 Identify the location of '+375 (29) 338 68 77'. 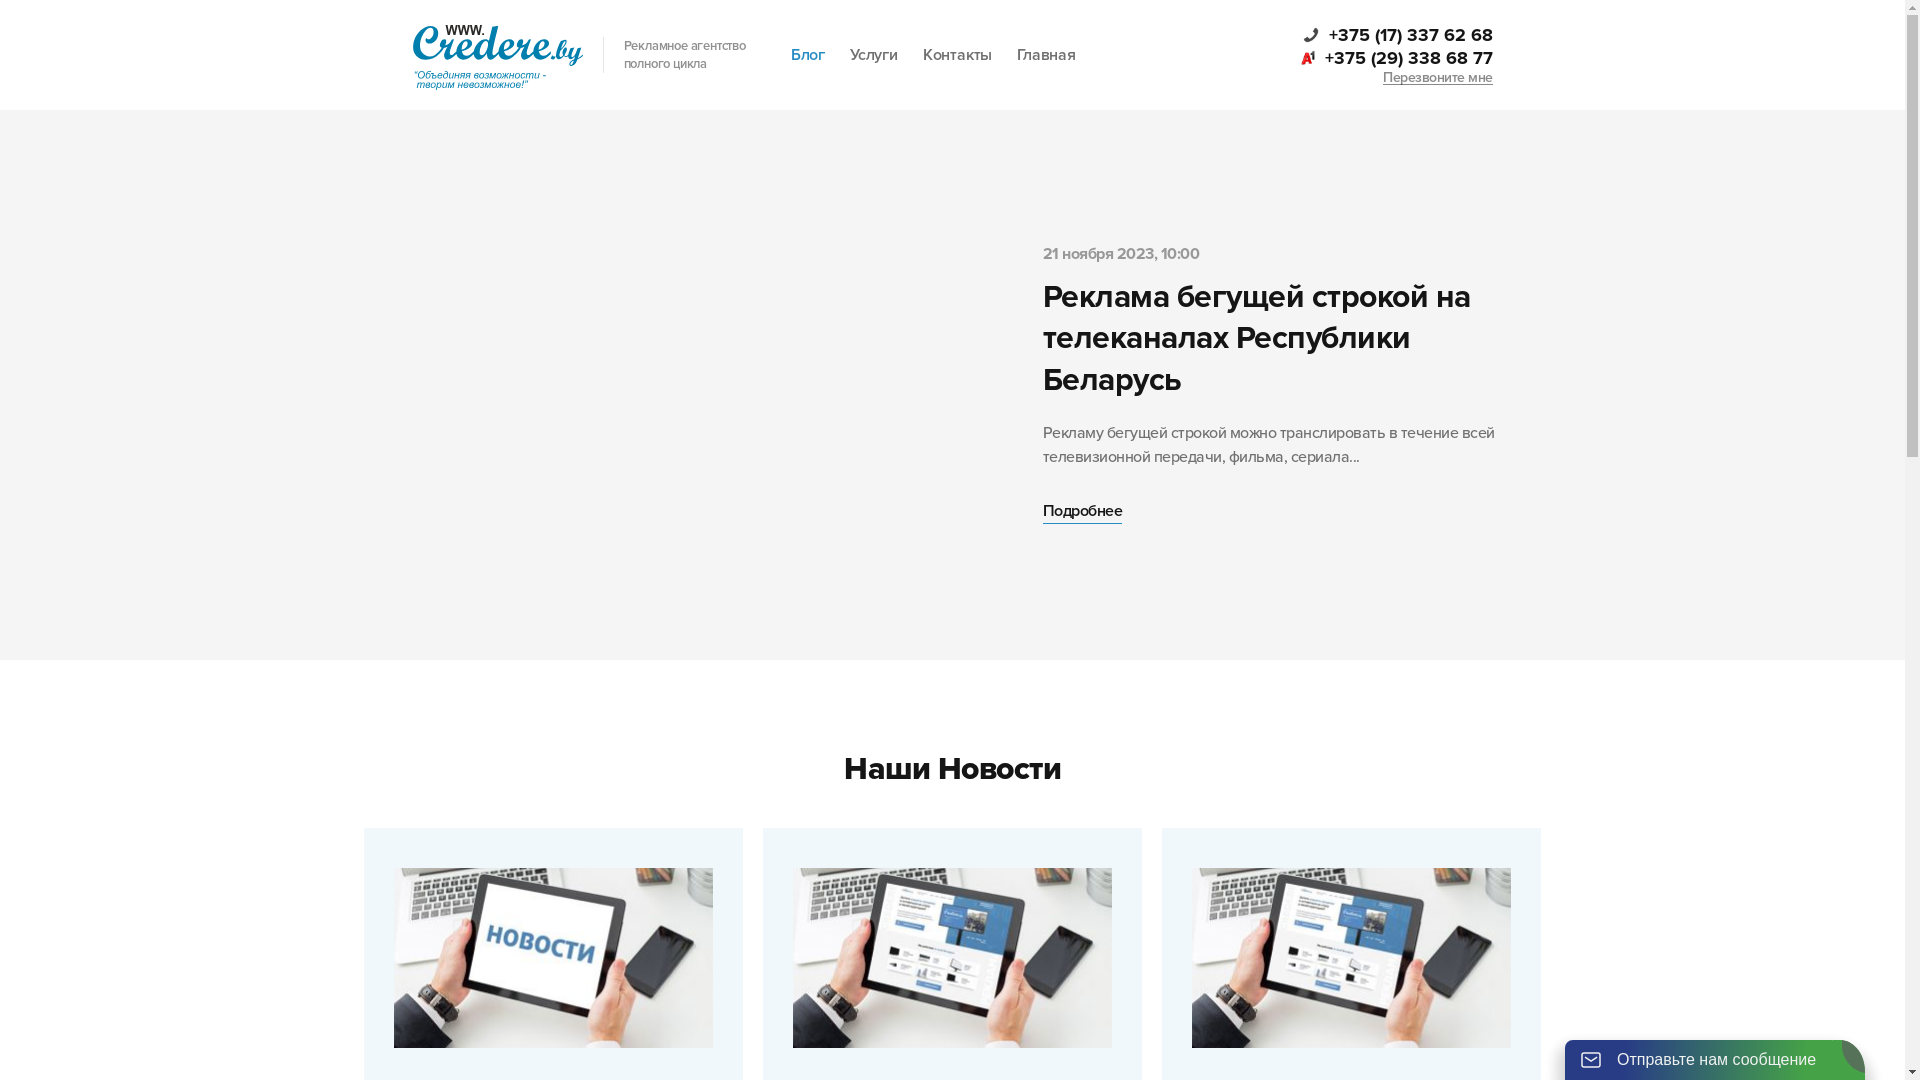
(1394, 56).